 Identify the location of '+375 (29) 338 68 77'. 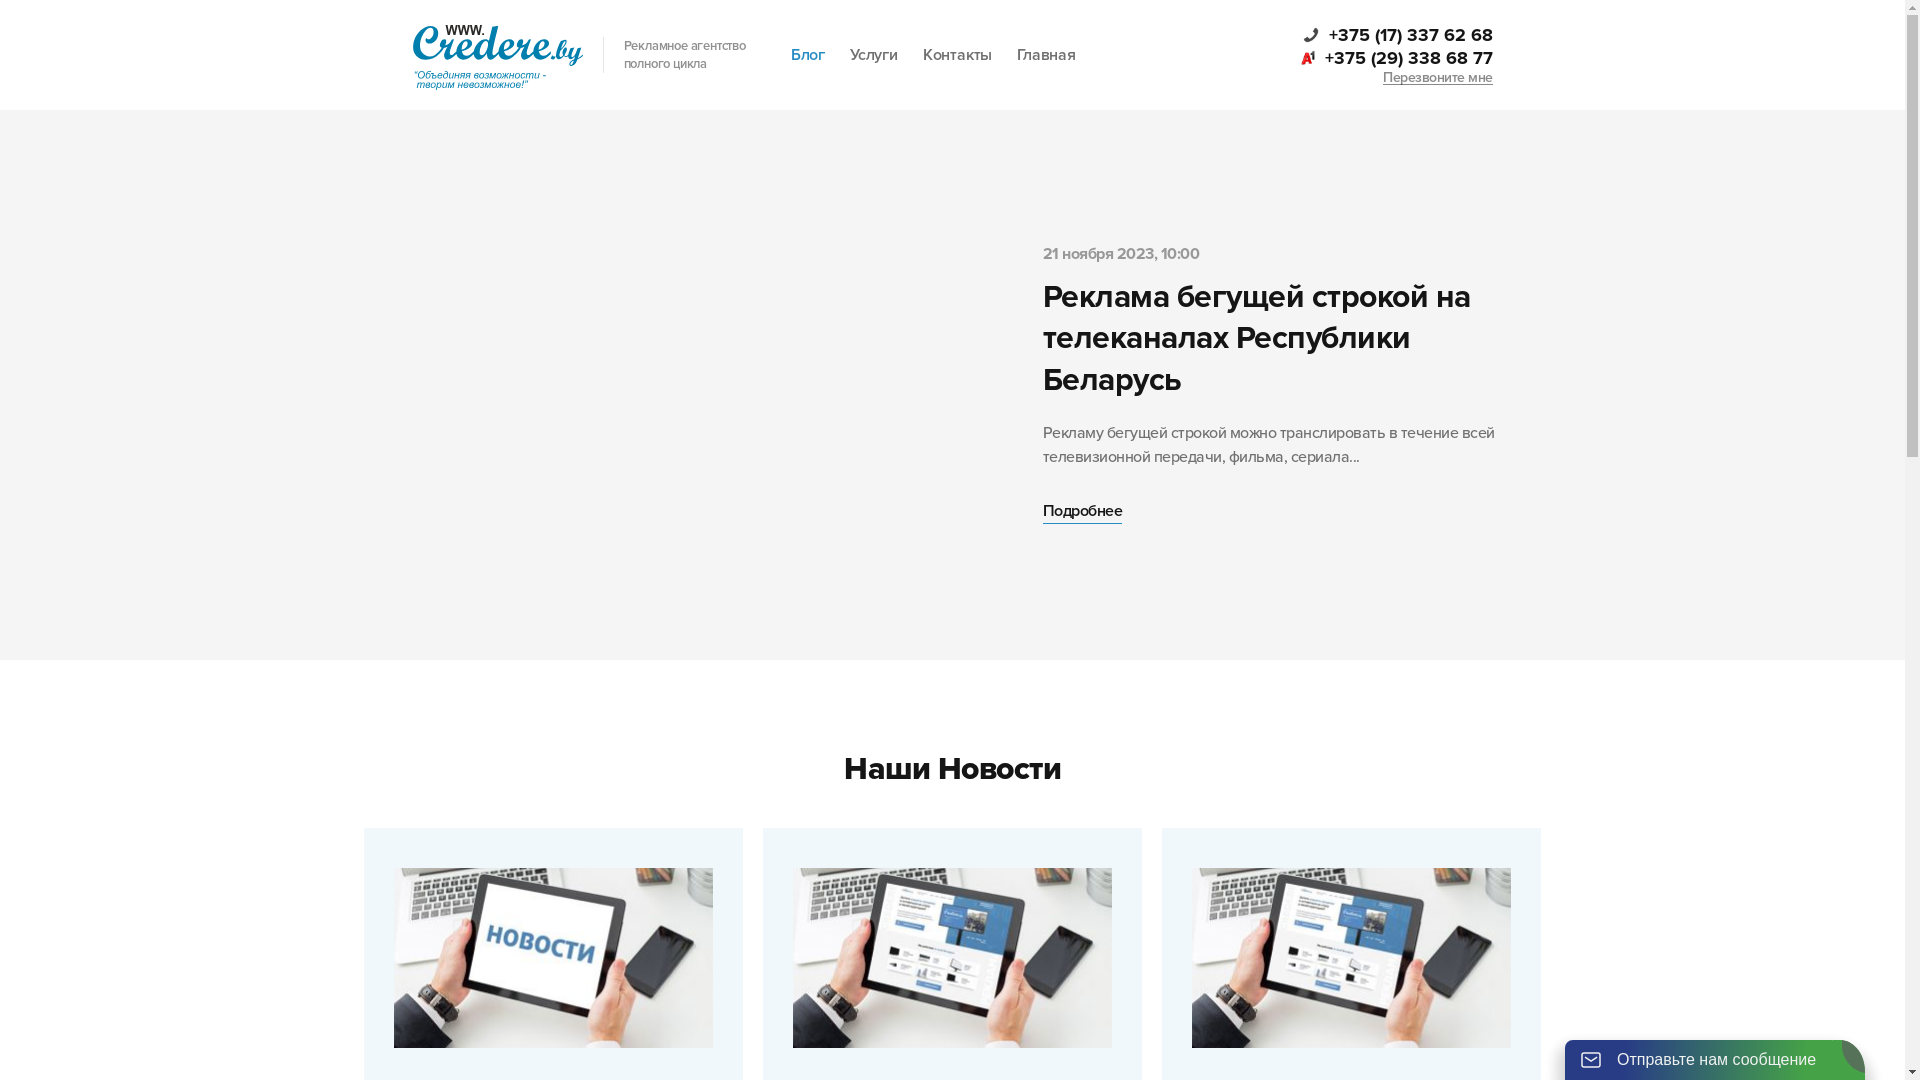
(1394, 56).